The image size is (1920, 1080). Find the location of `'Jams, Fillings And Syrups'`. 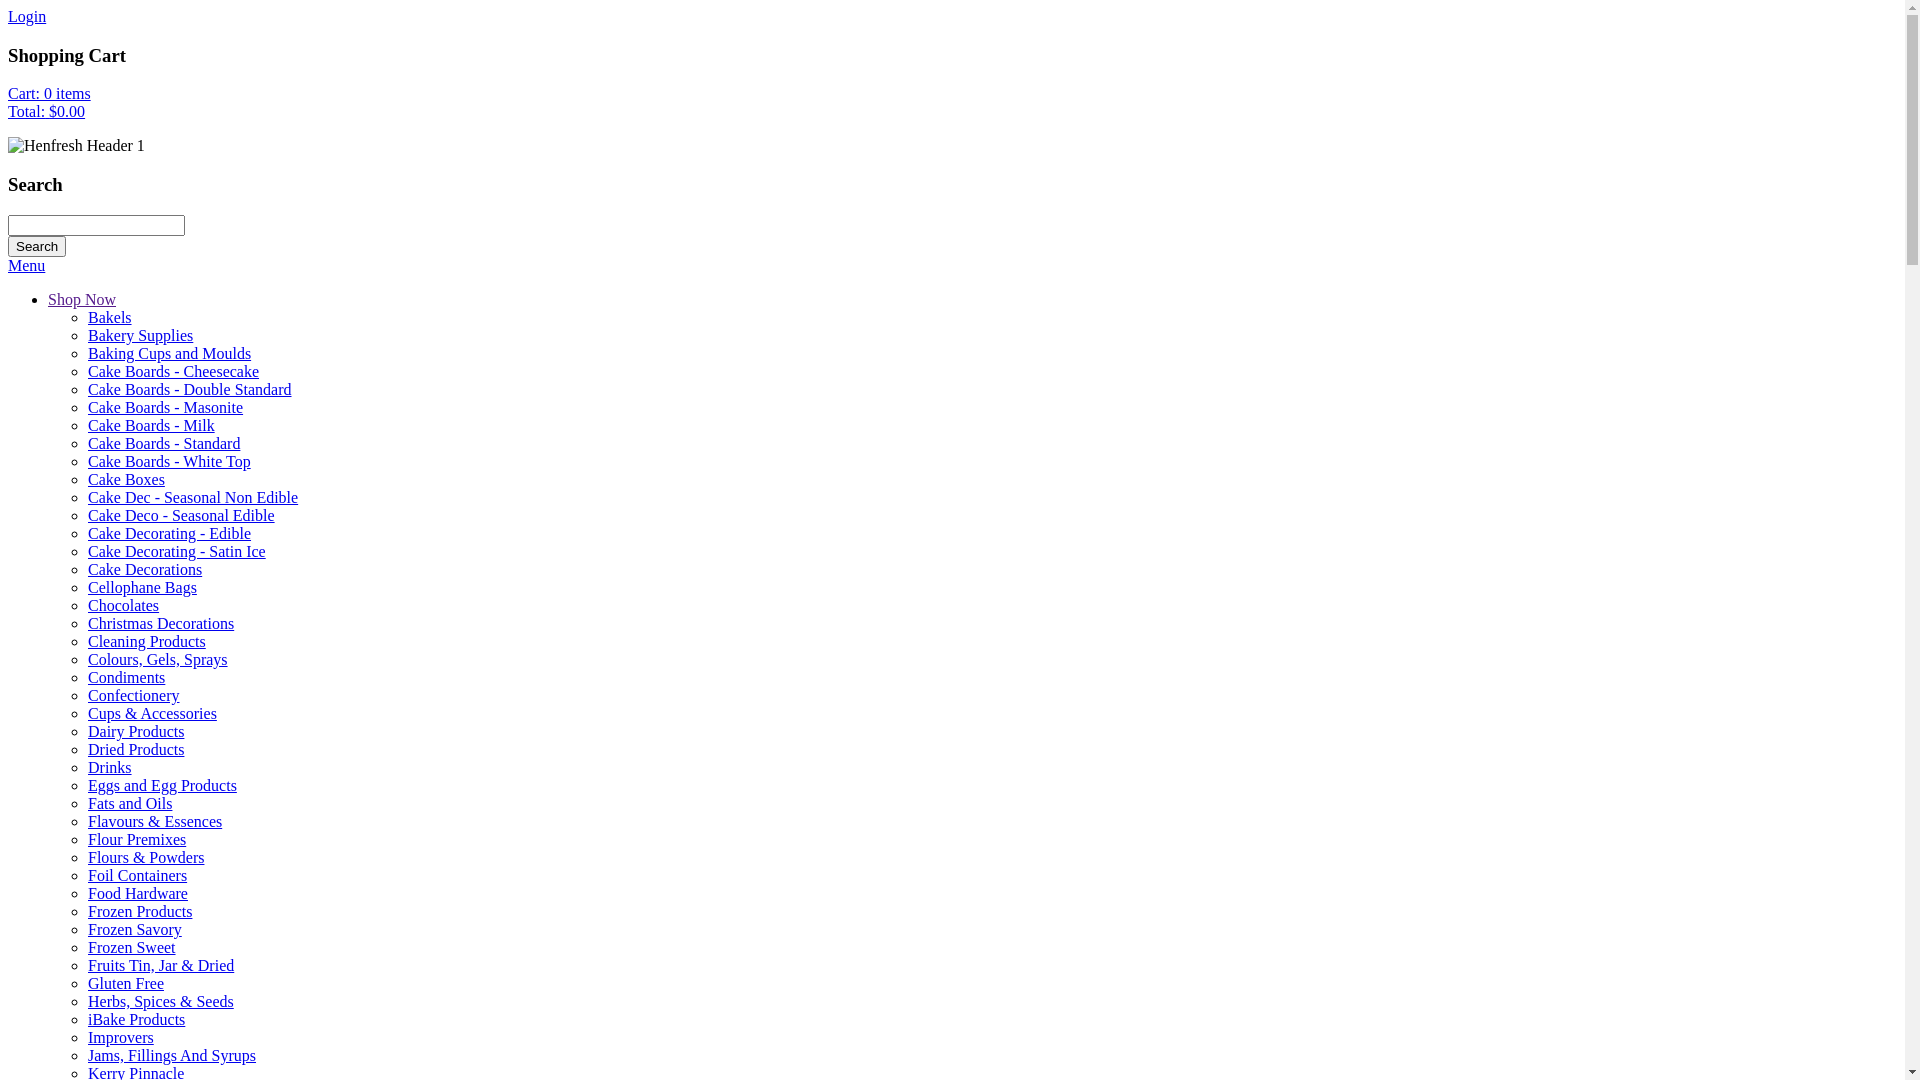

'Jams, Fillings And Syrups' is located at coordinates (172, 1054).